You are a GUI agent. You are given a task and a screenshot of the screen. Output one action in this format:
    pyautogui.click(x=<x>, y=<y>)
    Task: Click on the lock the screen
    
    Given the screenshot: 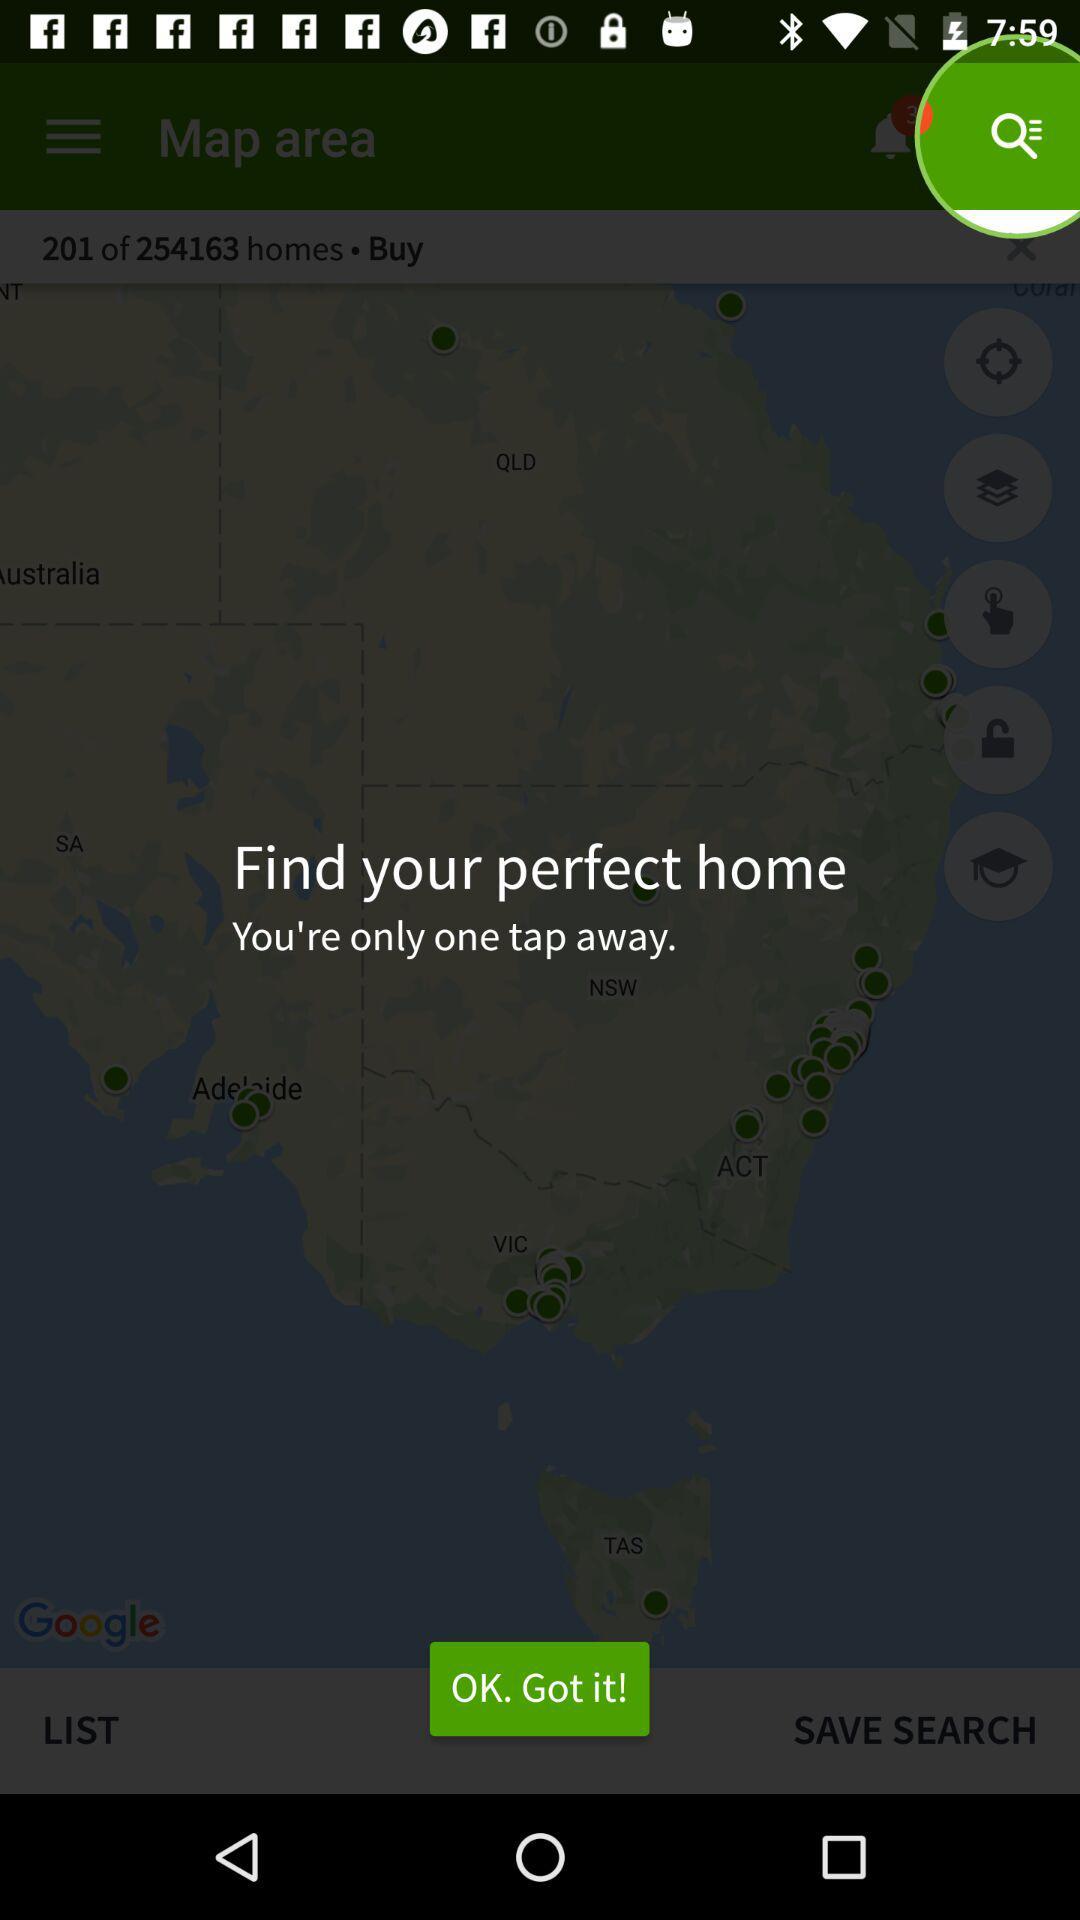 What is the action you would take?
    pyautogui.click(x=998, y=739)
    